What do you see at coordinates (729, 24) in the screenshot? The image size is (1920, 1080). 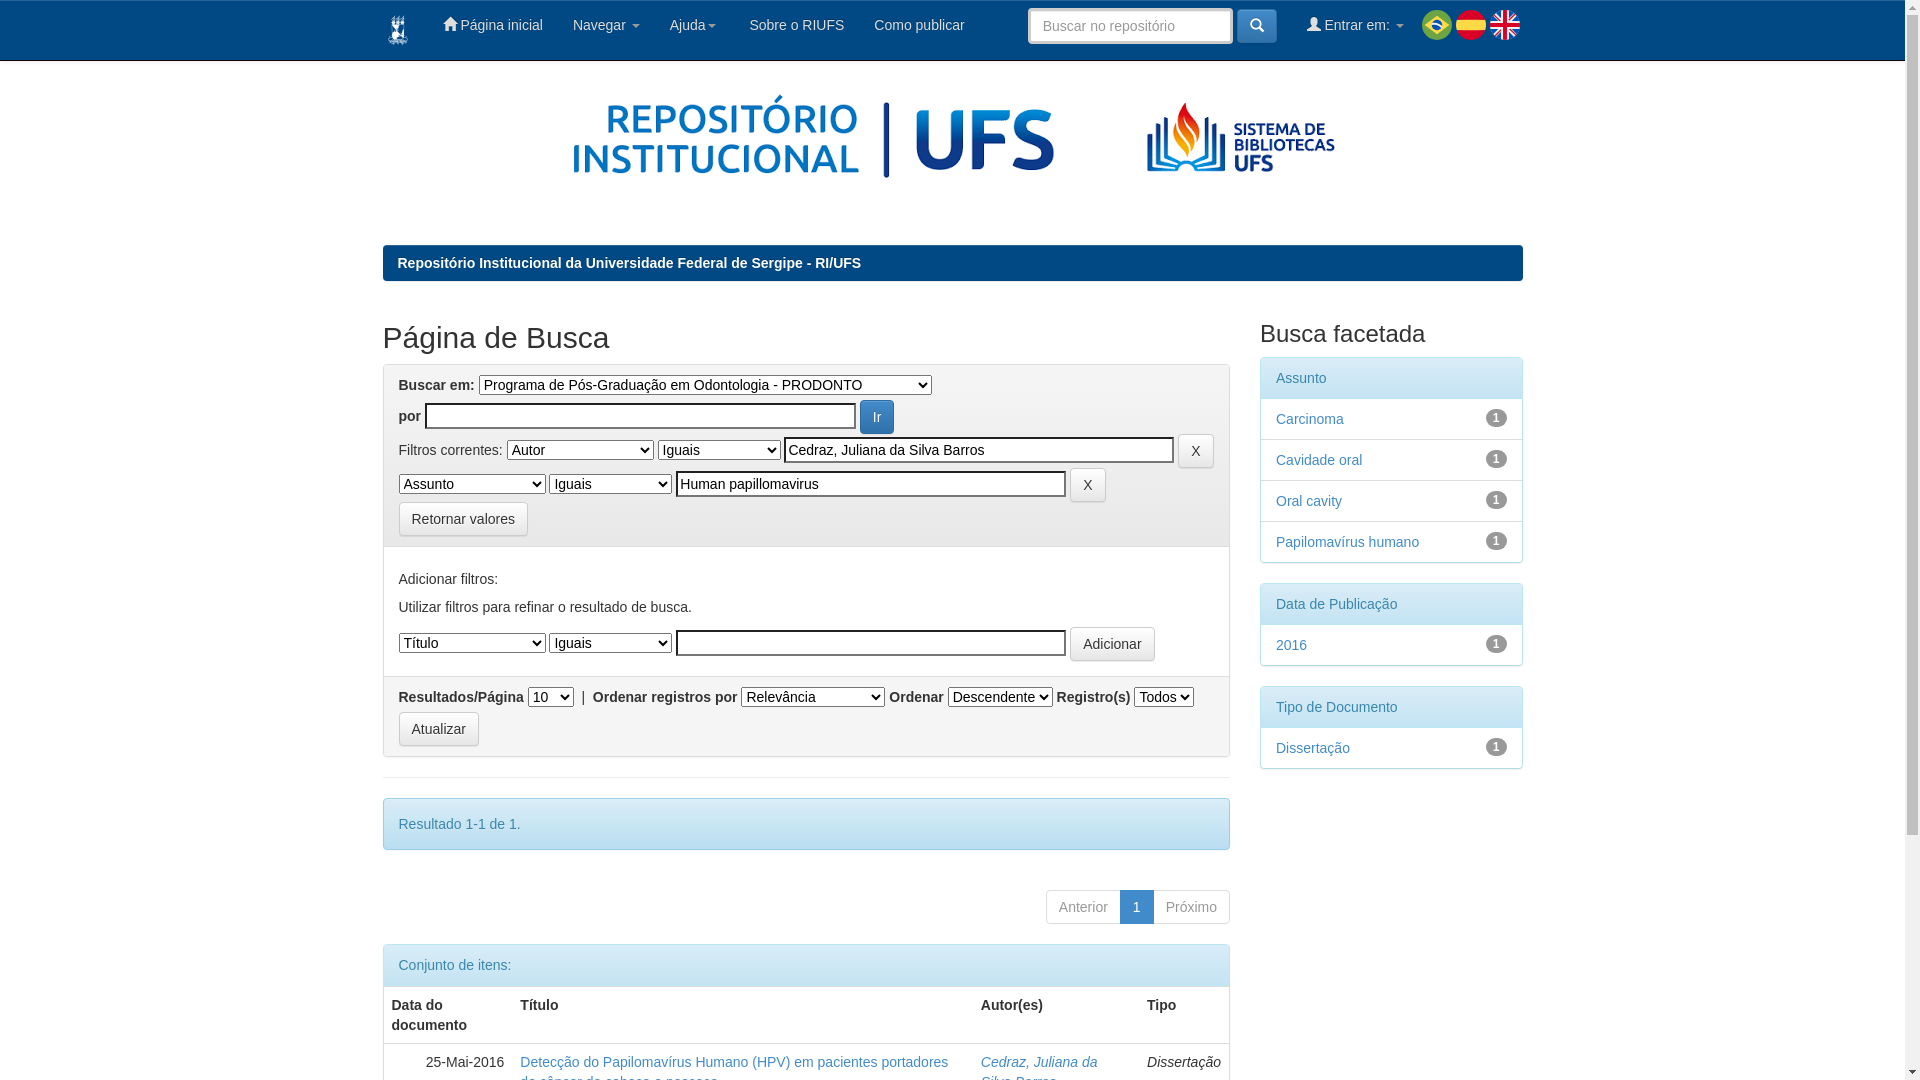 I see `'Sobre o RIUFS'` at bounding box center [729, 24].